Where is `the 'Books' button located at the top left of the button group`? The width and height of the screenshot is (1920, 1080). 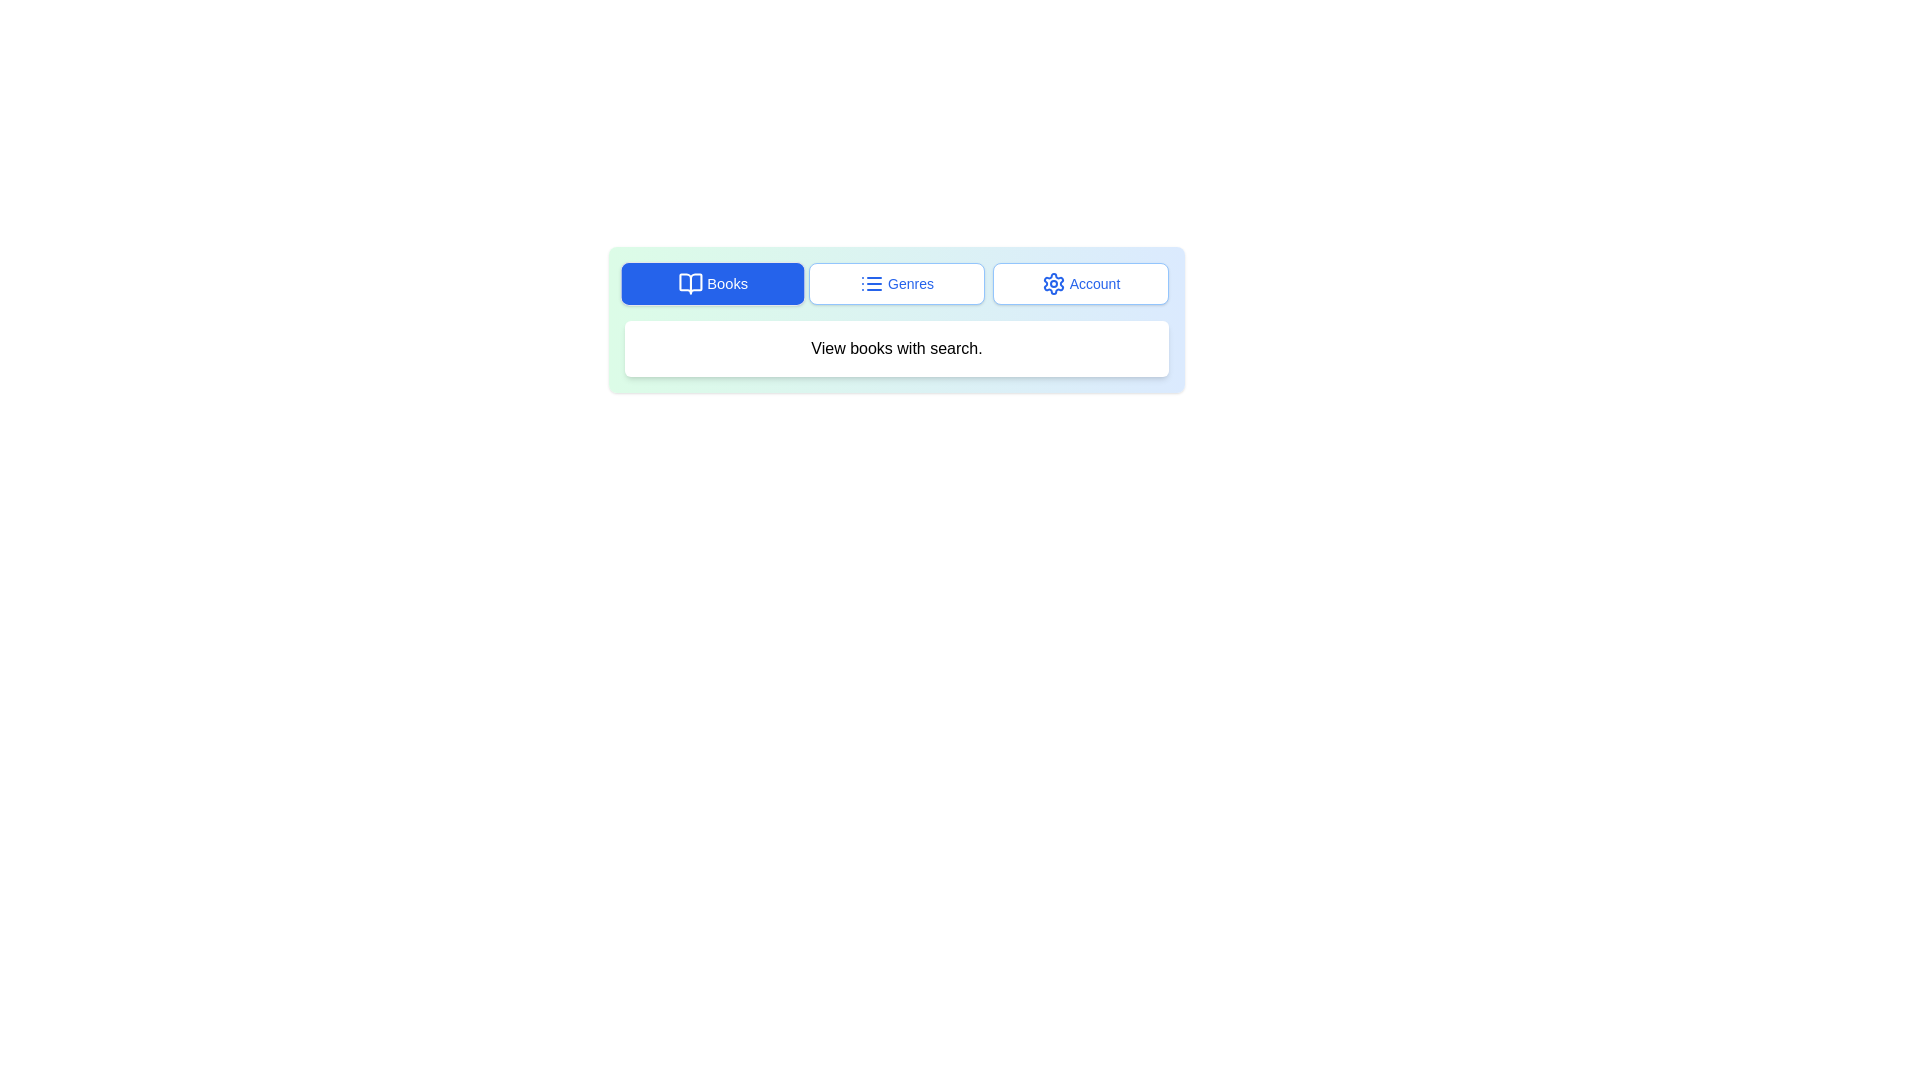 the 'Books' button located at the top left of the button group is located at coordinates (713, 284).